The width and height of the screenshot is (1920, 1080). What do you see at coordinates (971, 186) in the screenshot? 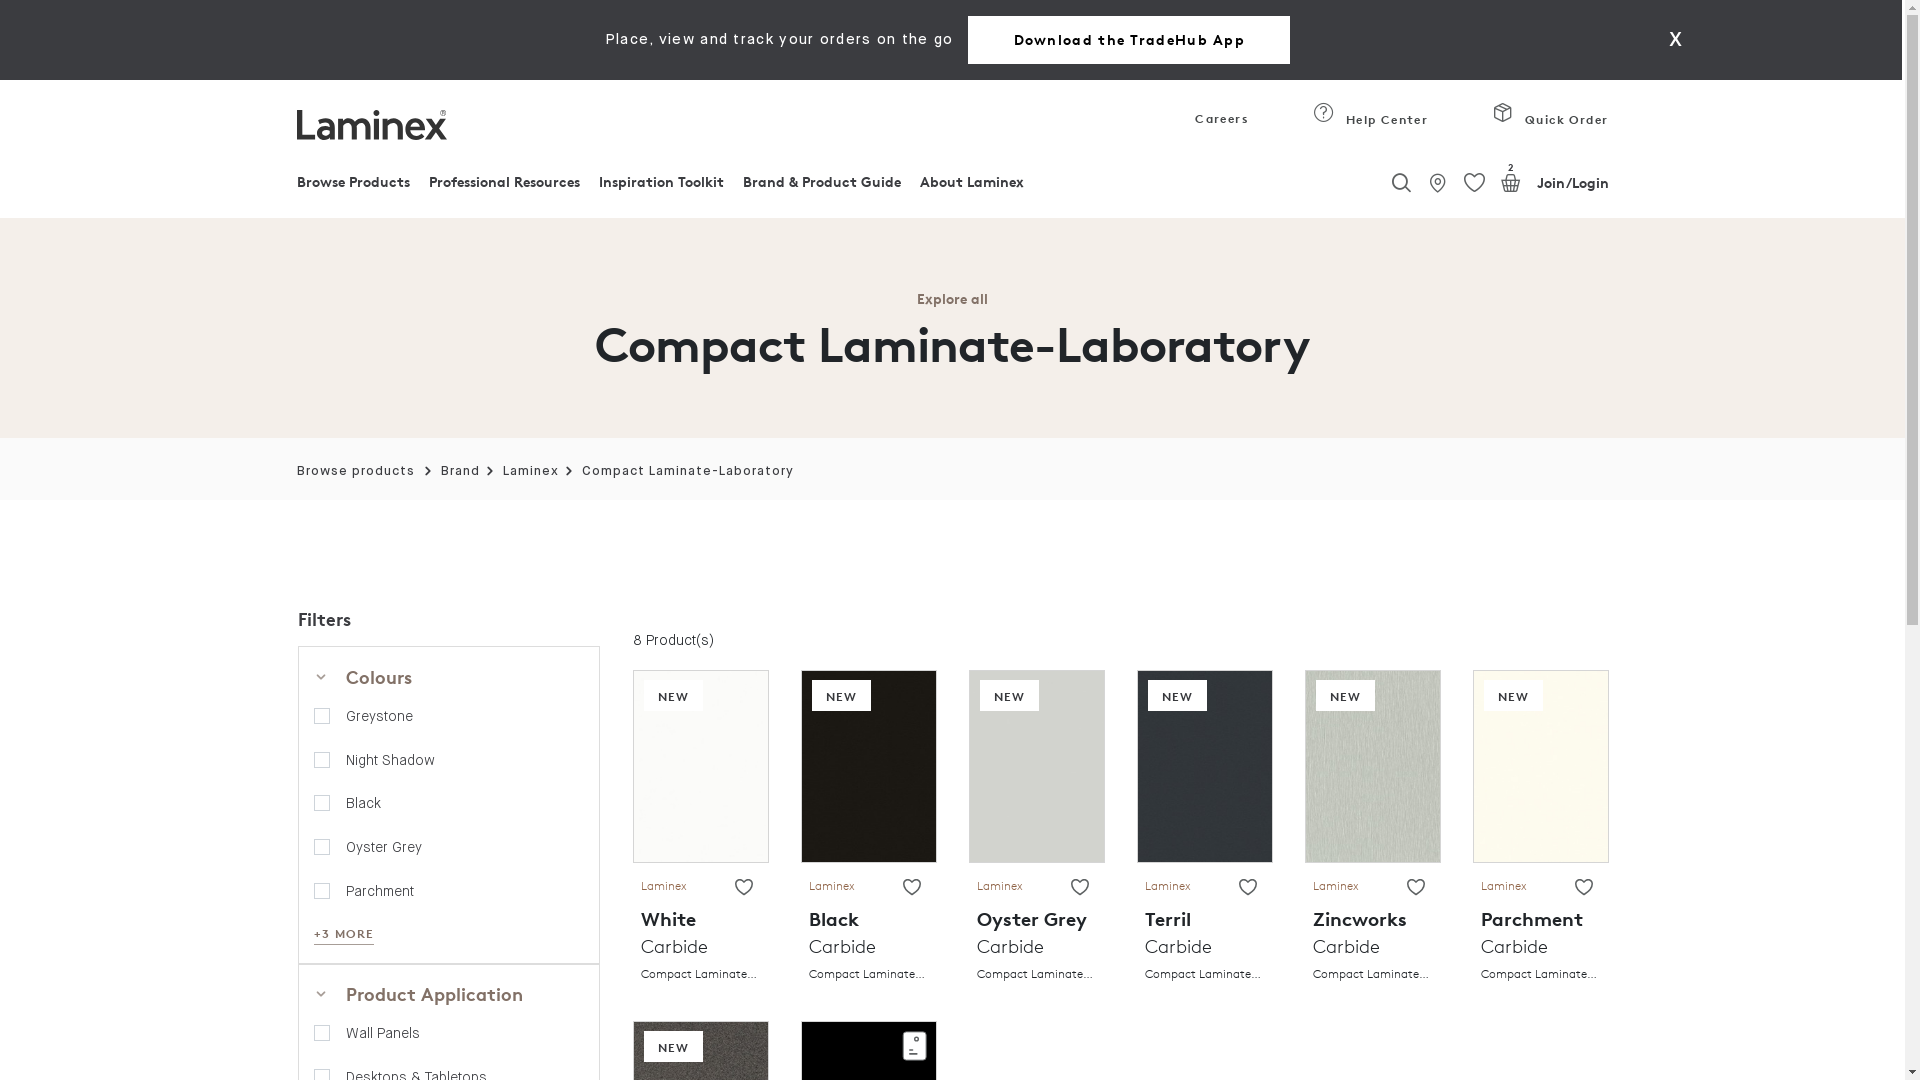
I see `'About Laminex'` at bounding box center [971, 186].